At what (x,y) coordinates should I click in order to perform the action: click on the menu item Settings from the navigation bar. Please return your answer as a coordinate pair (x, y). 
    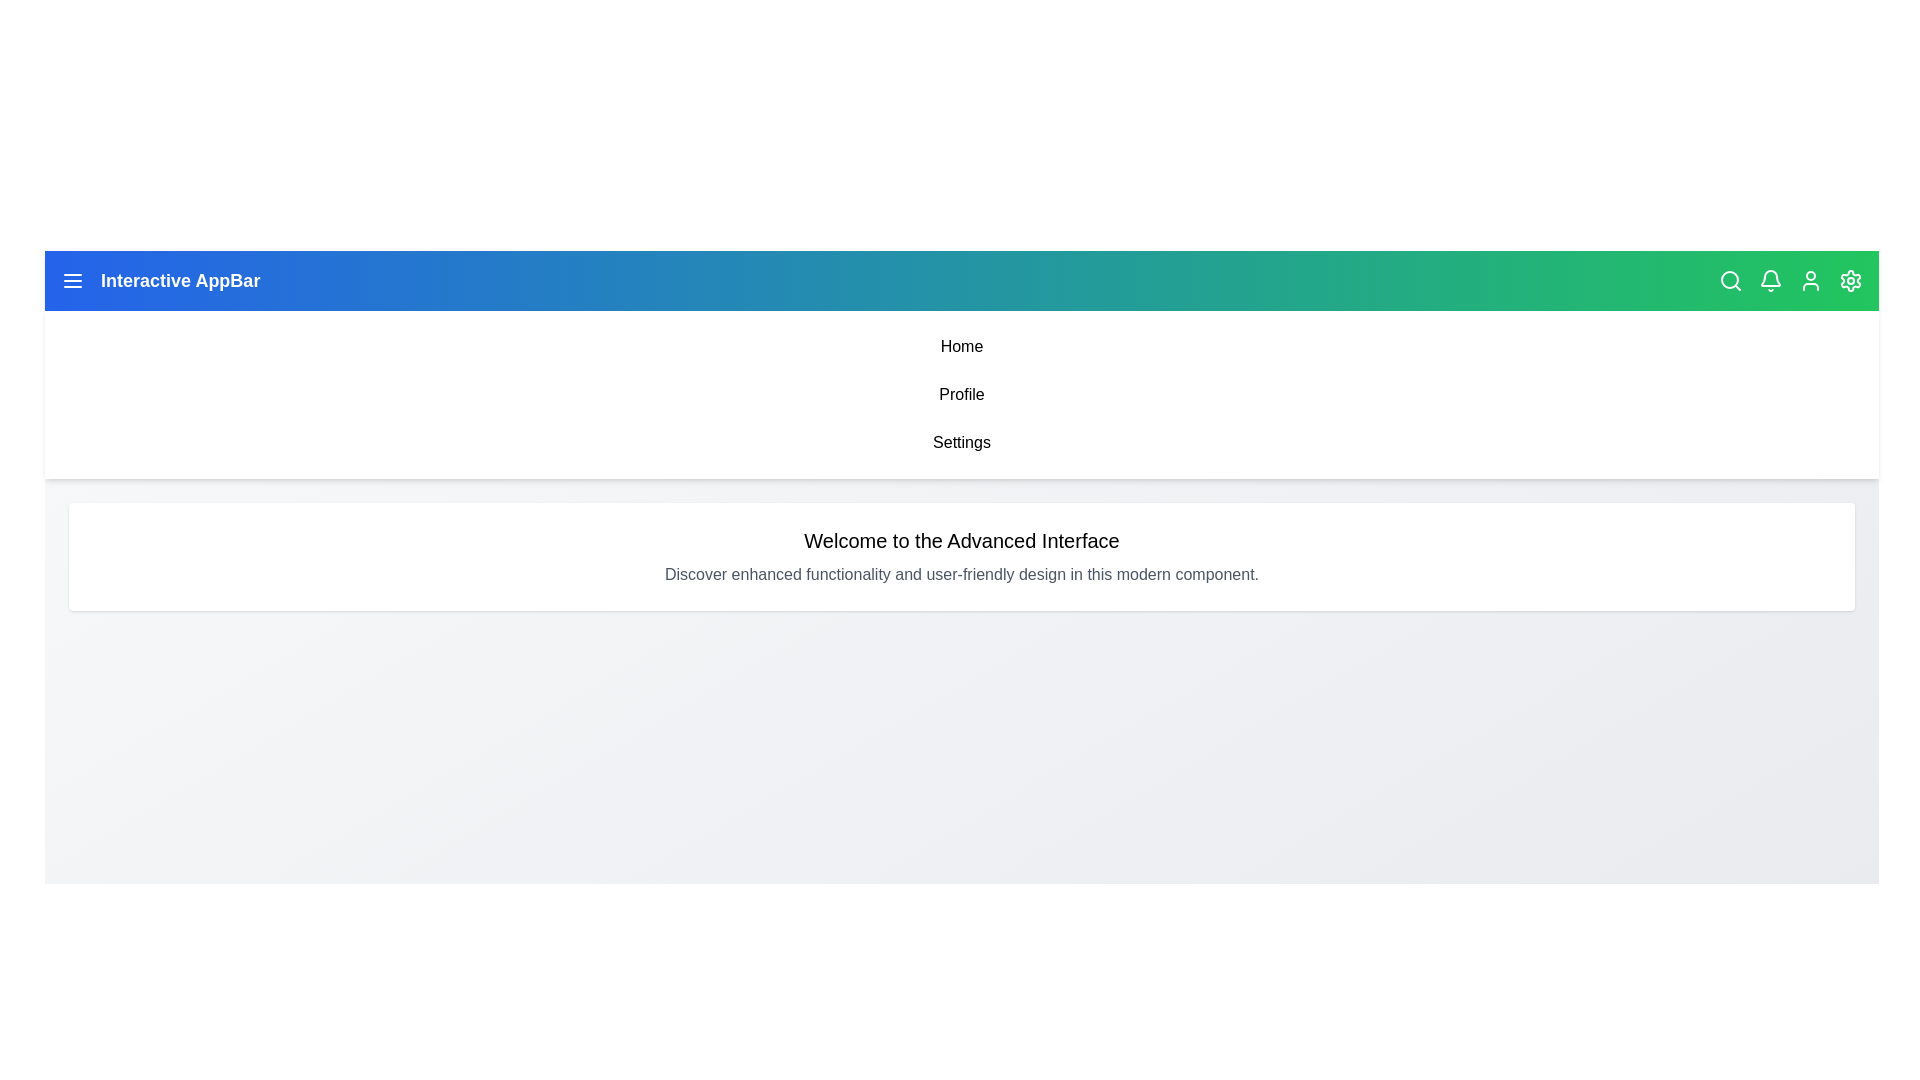
    Looking at the image, I should click on (961, 442).